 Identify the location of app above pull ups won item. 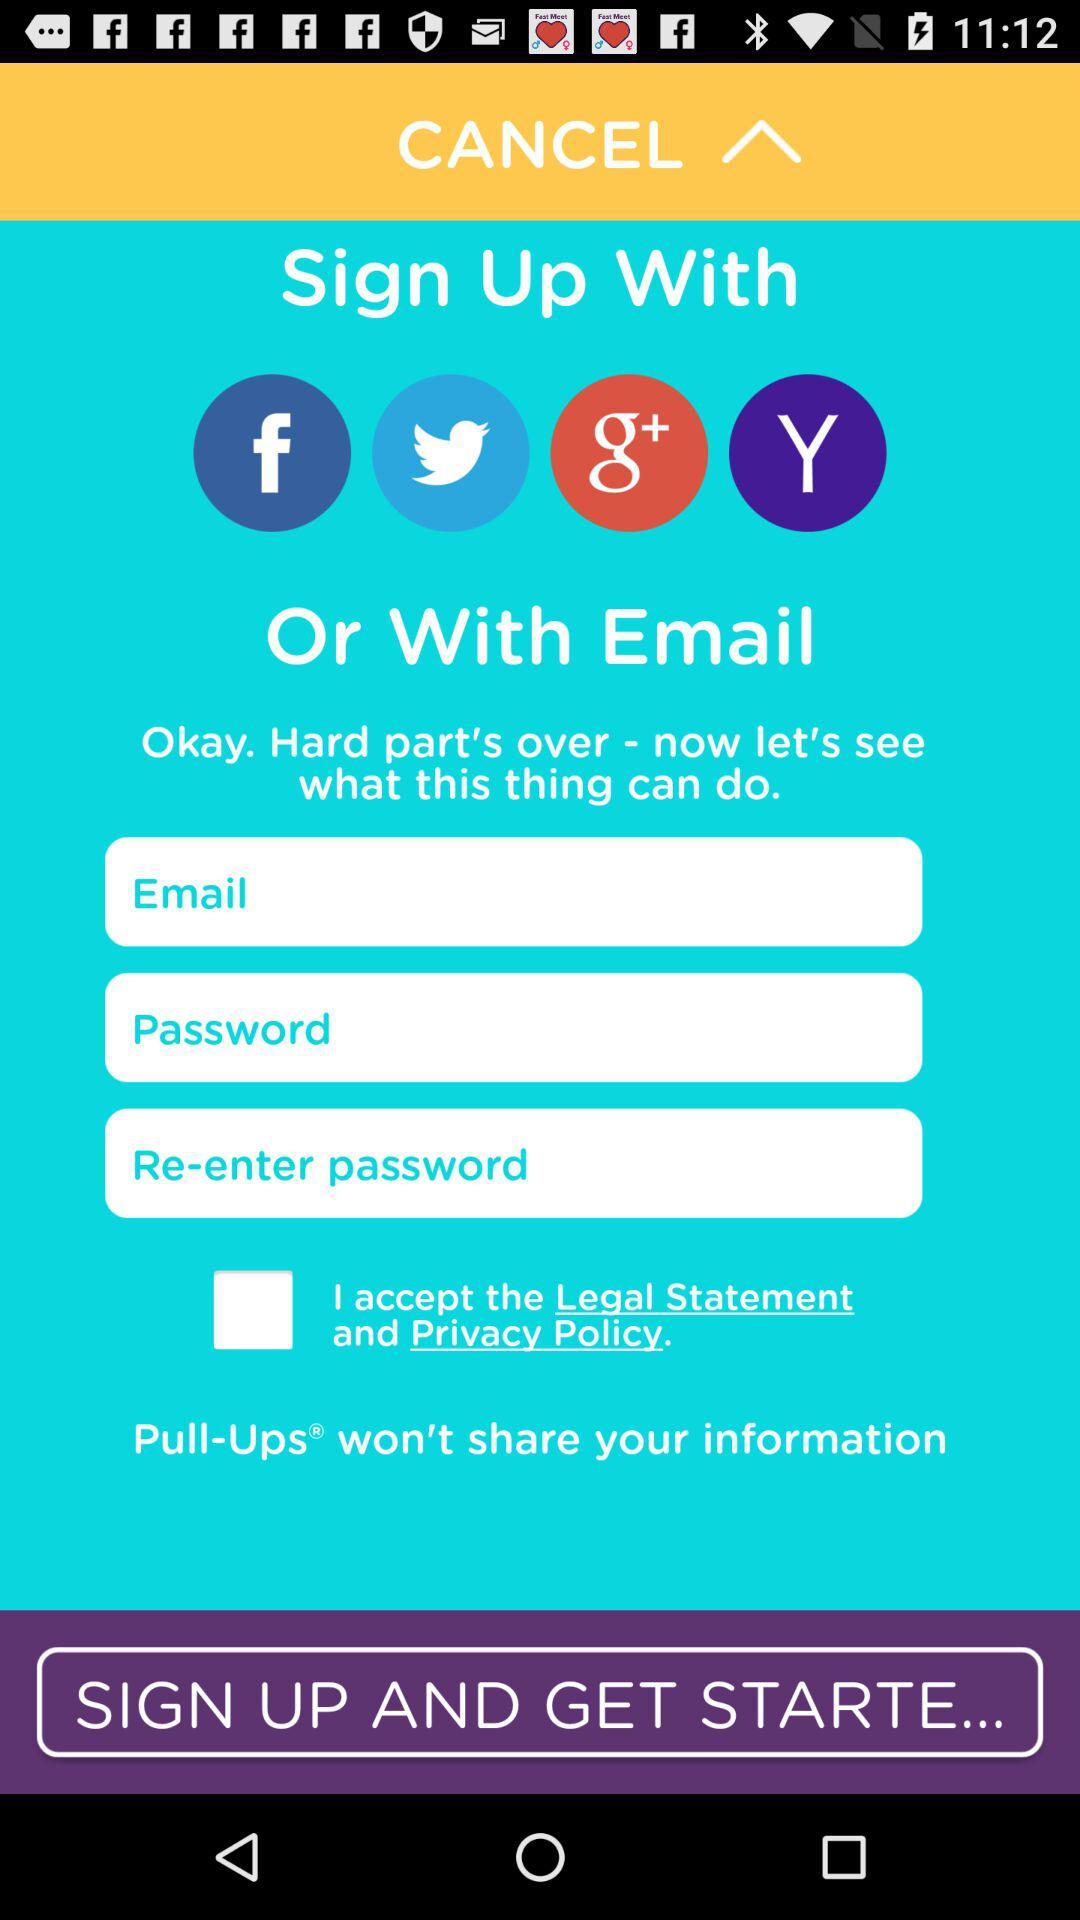
(578, 1313).